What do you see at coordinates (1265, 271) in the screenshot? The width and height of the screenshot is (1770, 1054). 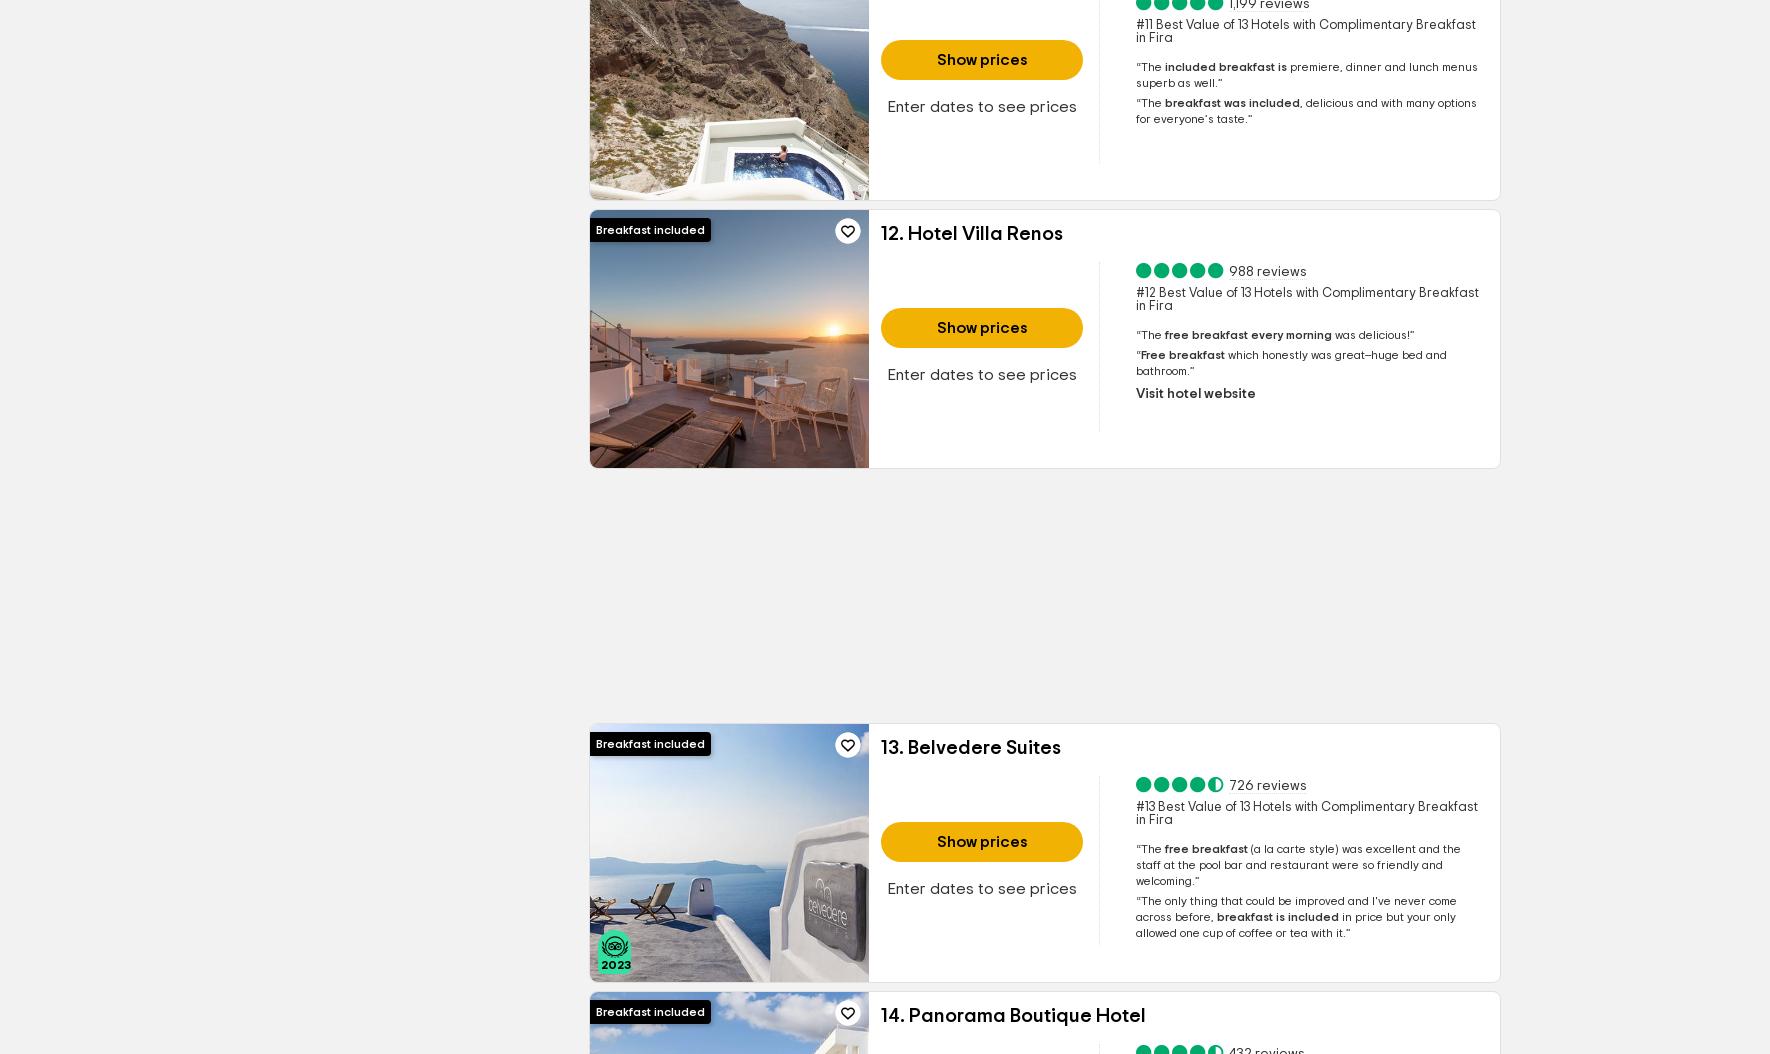 I see `'988 reviews'` at bounding box center [1265, 271].